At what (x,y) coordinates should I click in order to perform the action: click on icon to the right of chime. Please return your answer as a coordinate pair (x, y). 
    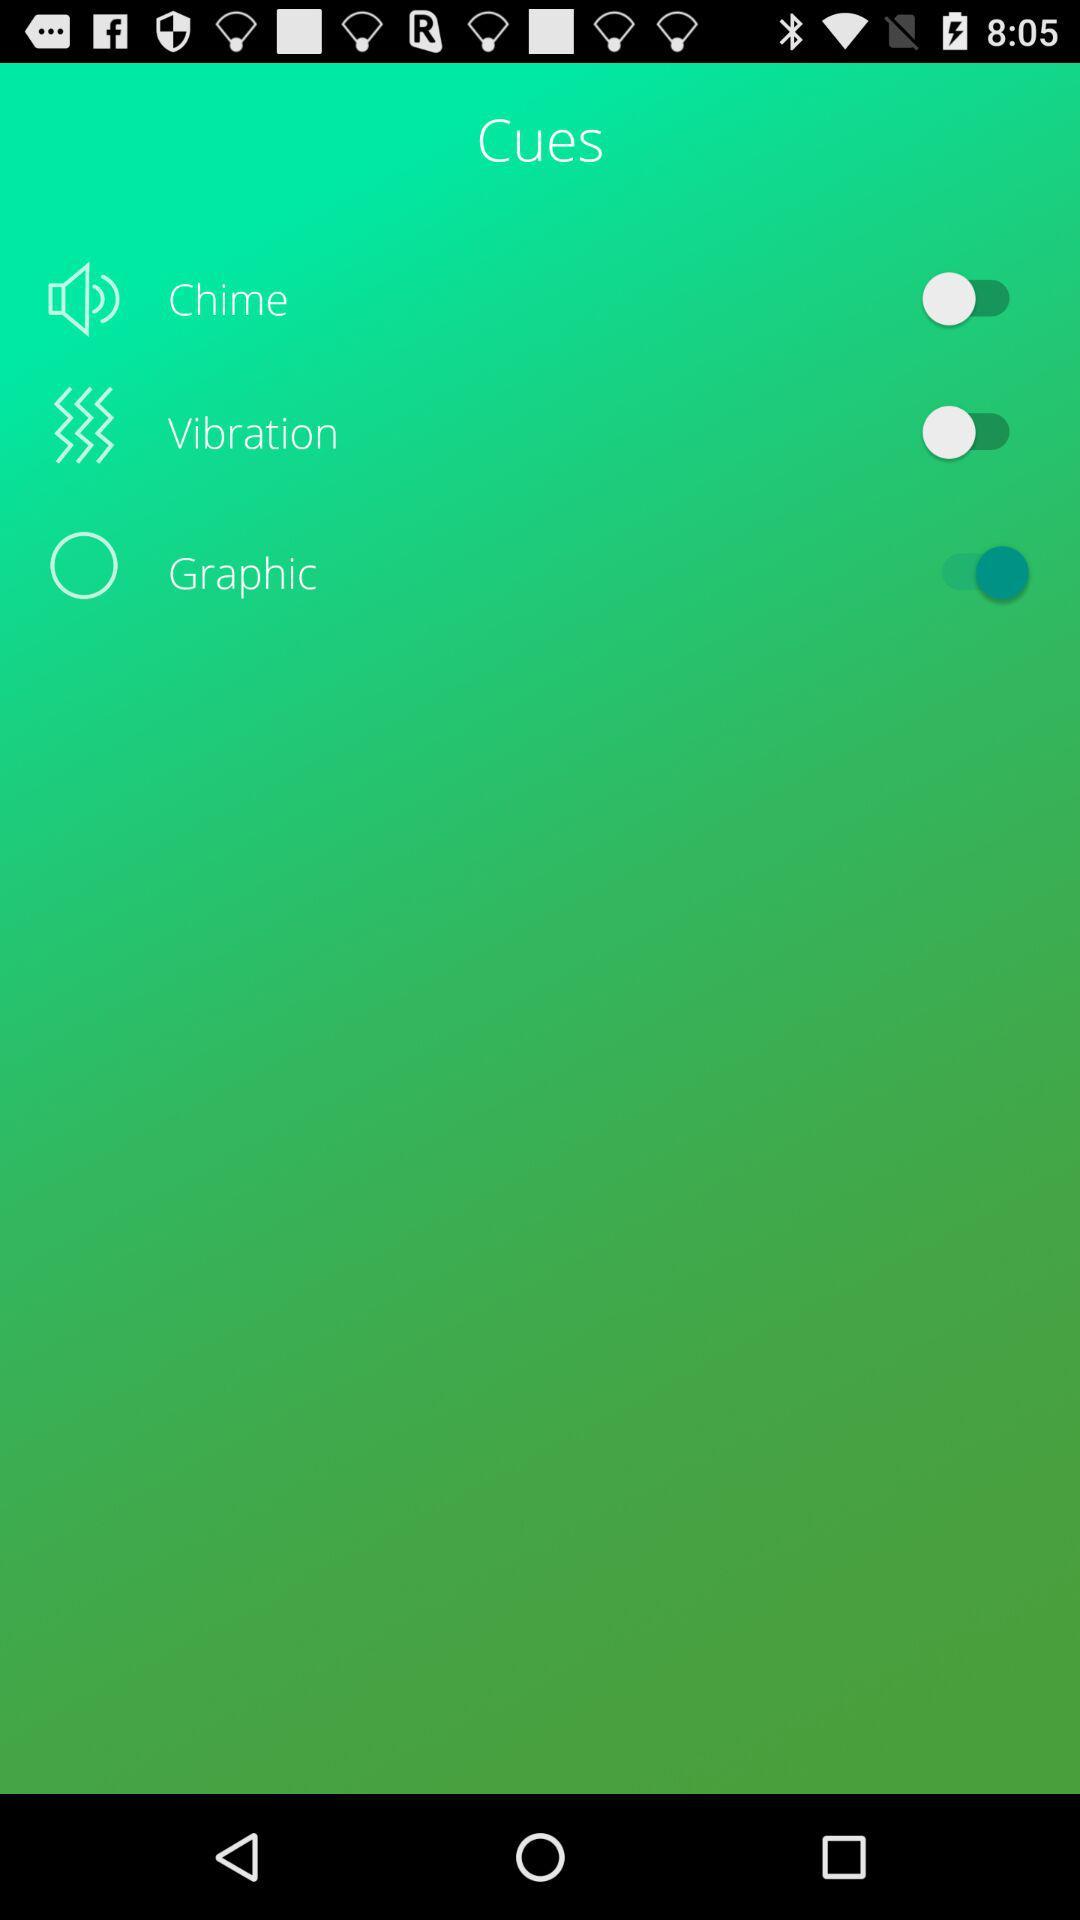
    Looking at the image, I should click on (974, 297).